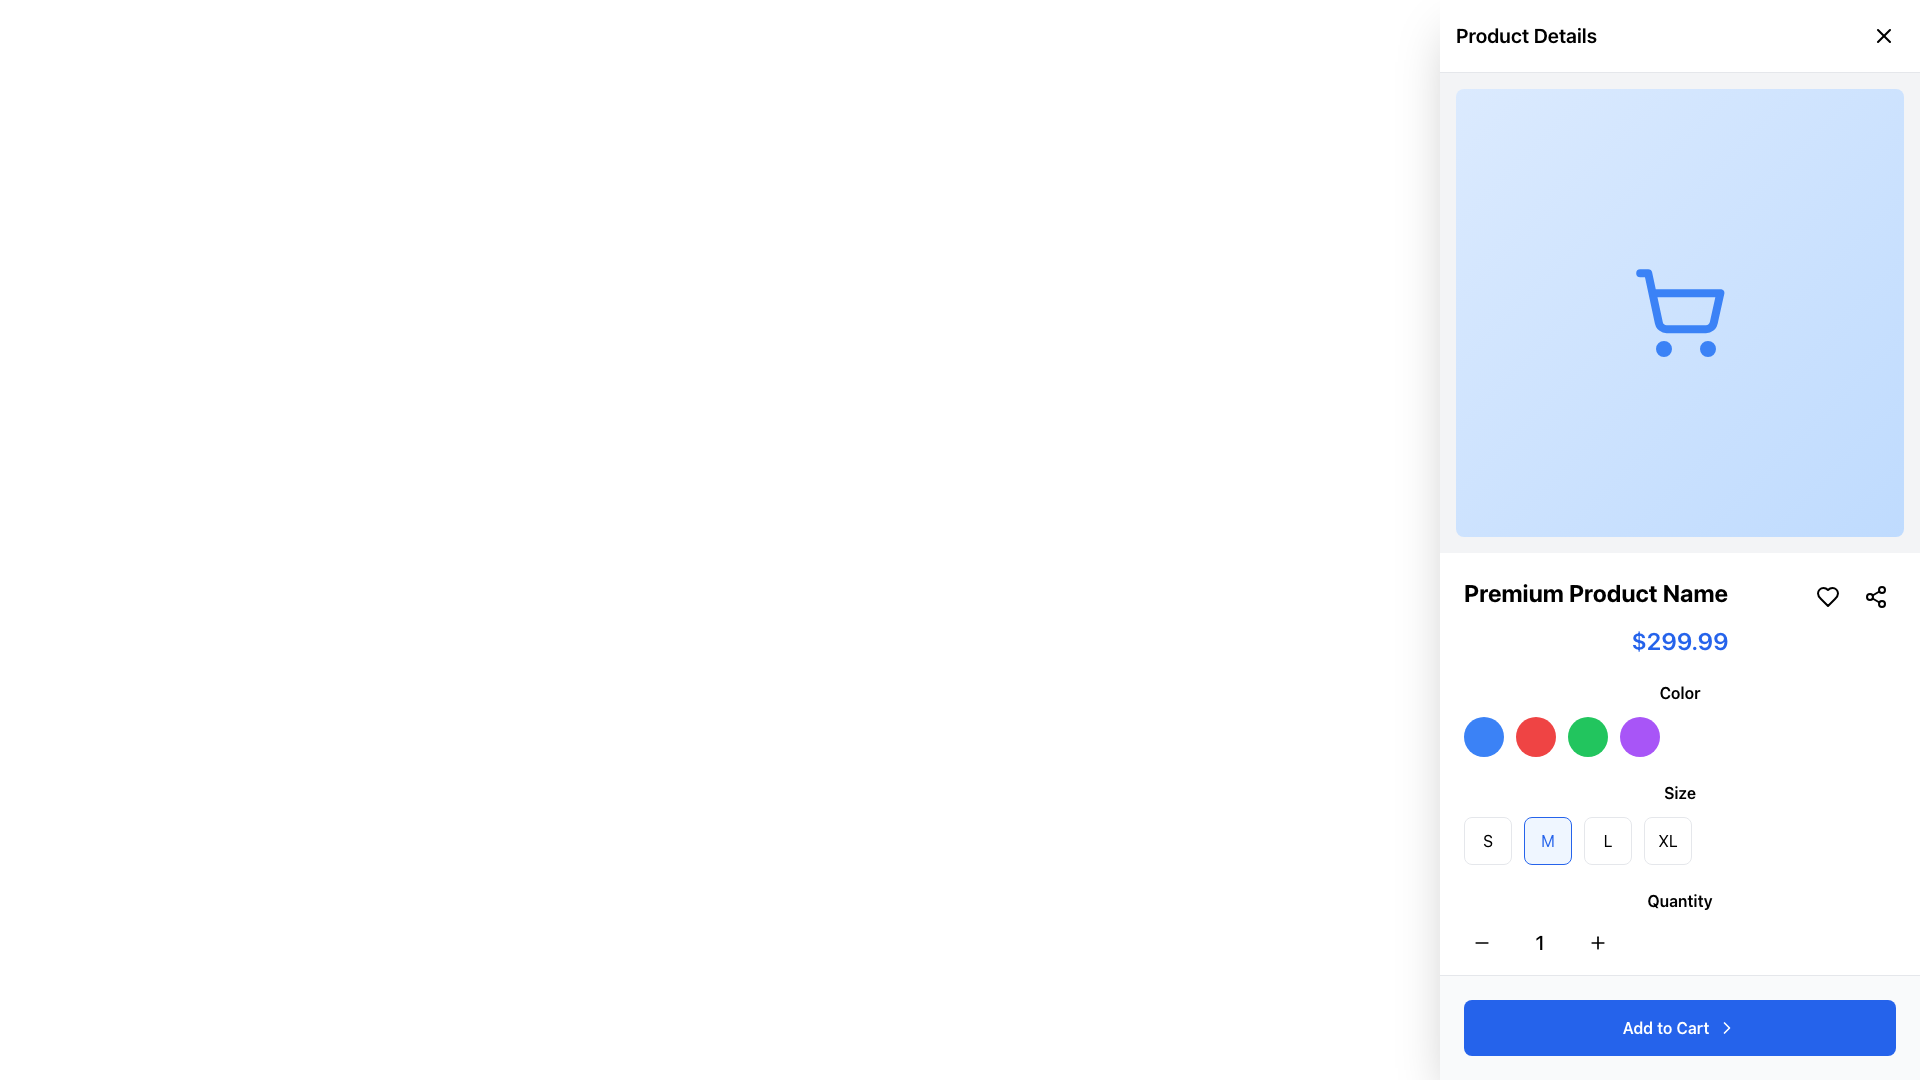 This screenshot has width=1920, height=1080. Describe the element at coordinates (1482, 942) in the screenshot. I see `the circular minus button with a white background to decrease the quantity` at that location.